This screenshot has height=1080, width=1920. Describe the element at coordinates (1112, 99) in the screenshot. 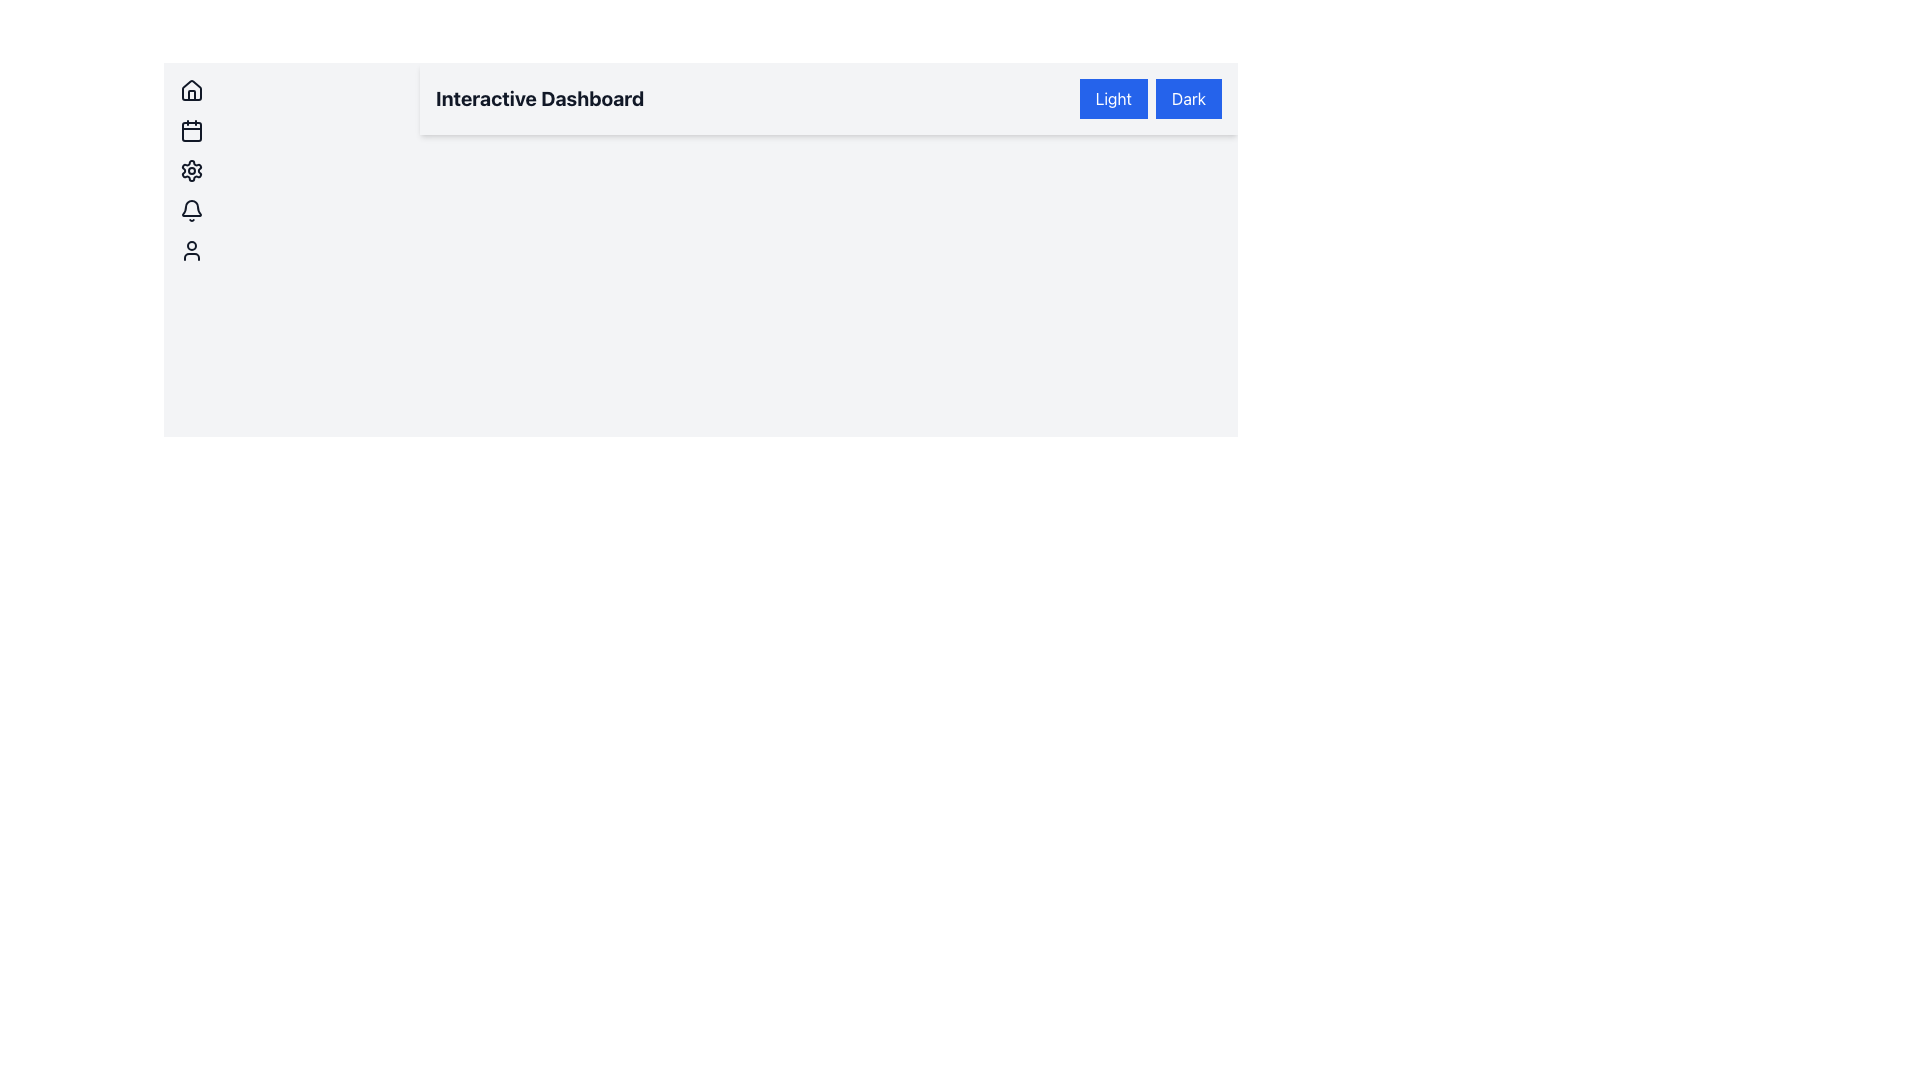

I see `the rectangular 'Light' button with a blue background and white text` at that location.